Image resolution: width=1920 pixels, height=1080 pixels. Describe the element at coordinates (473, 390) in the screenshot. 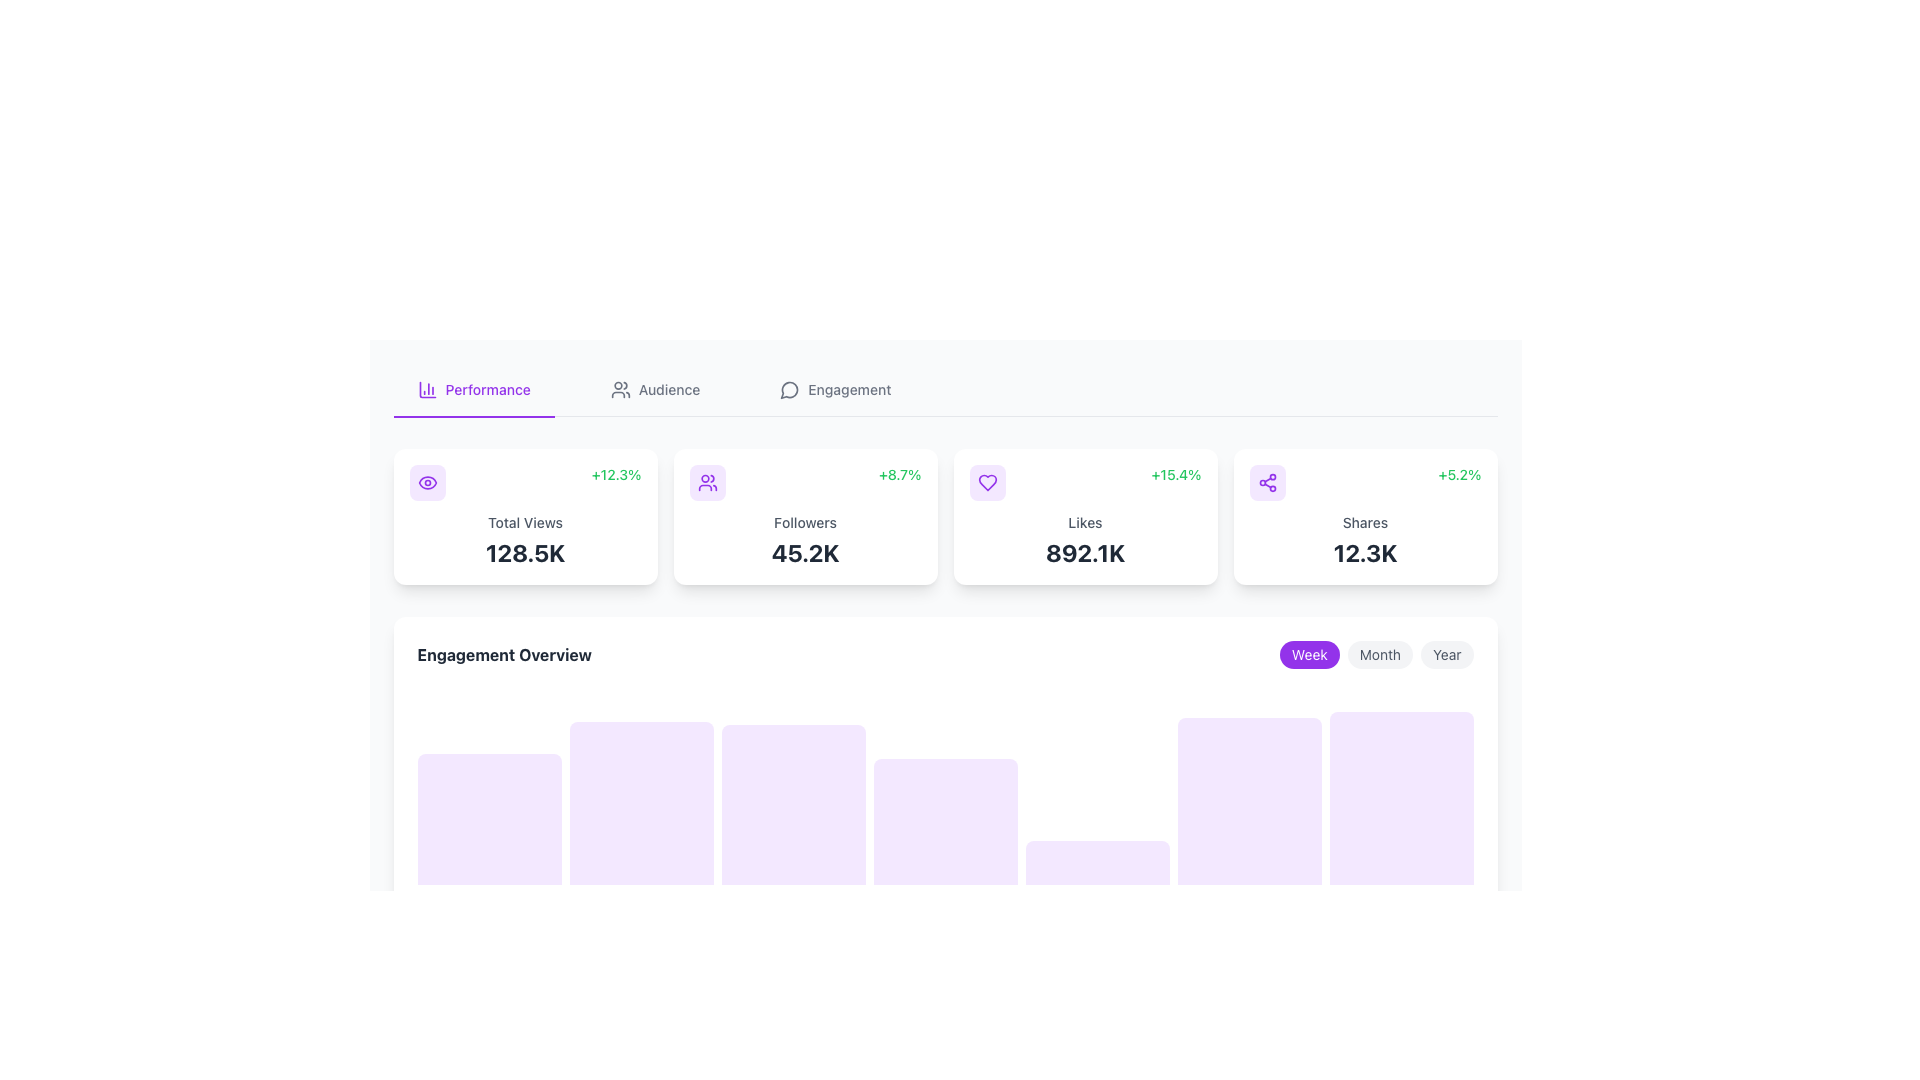

I see `the first navigation tab in the horizontal navigation bar` at that location.